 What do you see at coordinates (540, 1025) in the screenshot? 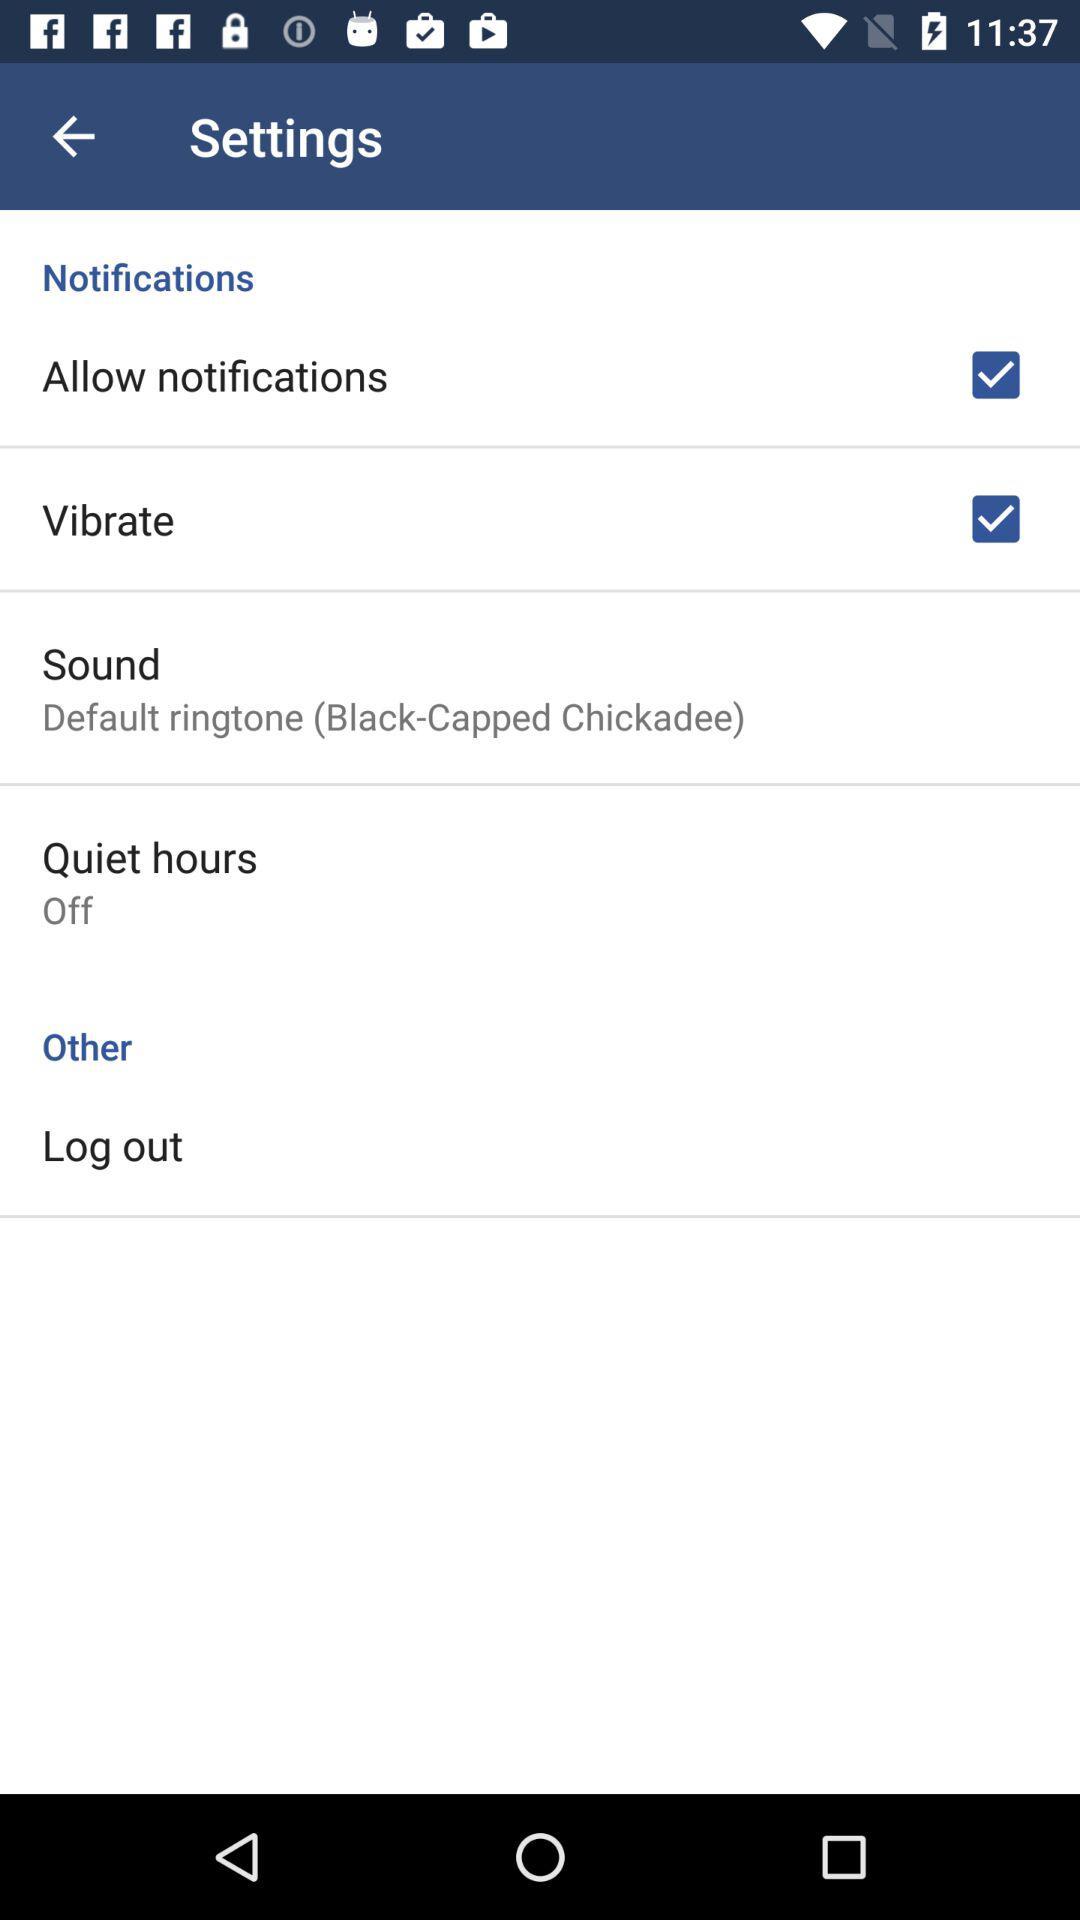
I see `other icon` at bounding box center [540, 1025].